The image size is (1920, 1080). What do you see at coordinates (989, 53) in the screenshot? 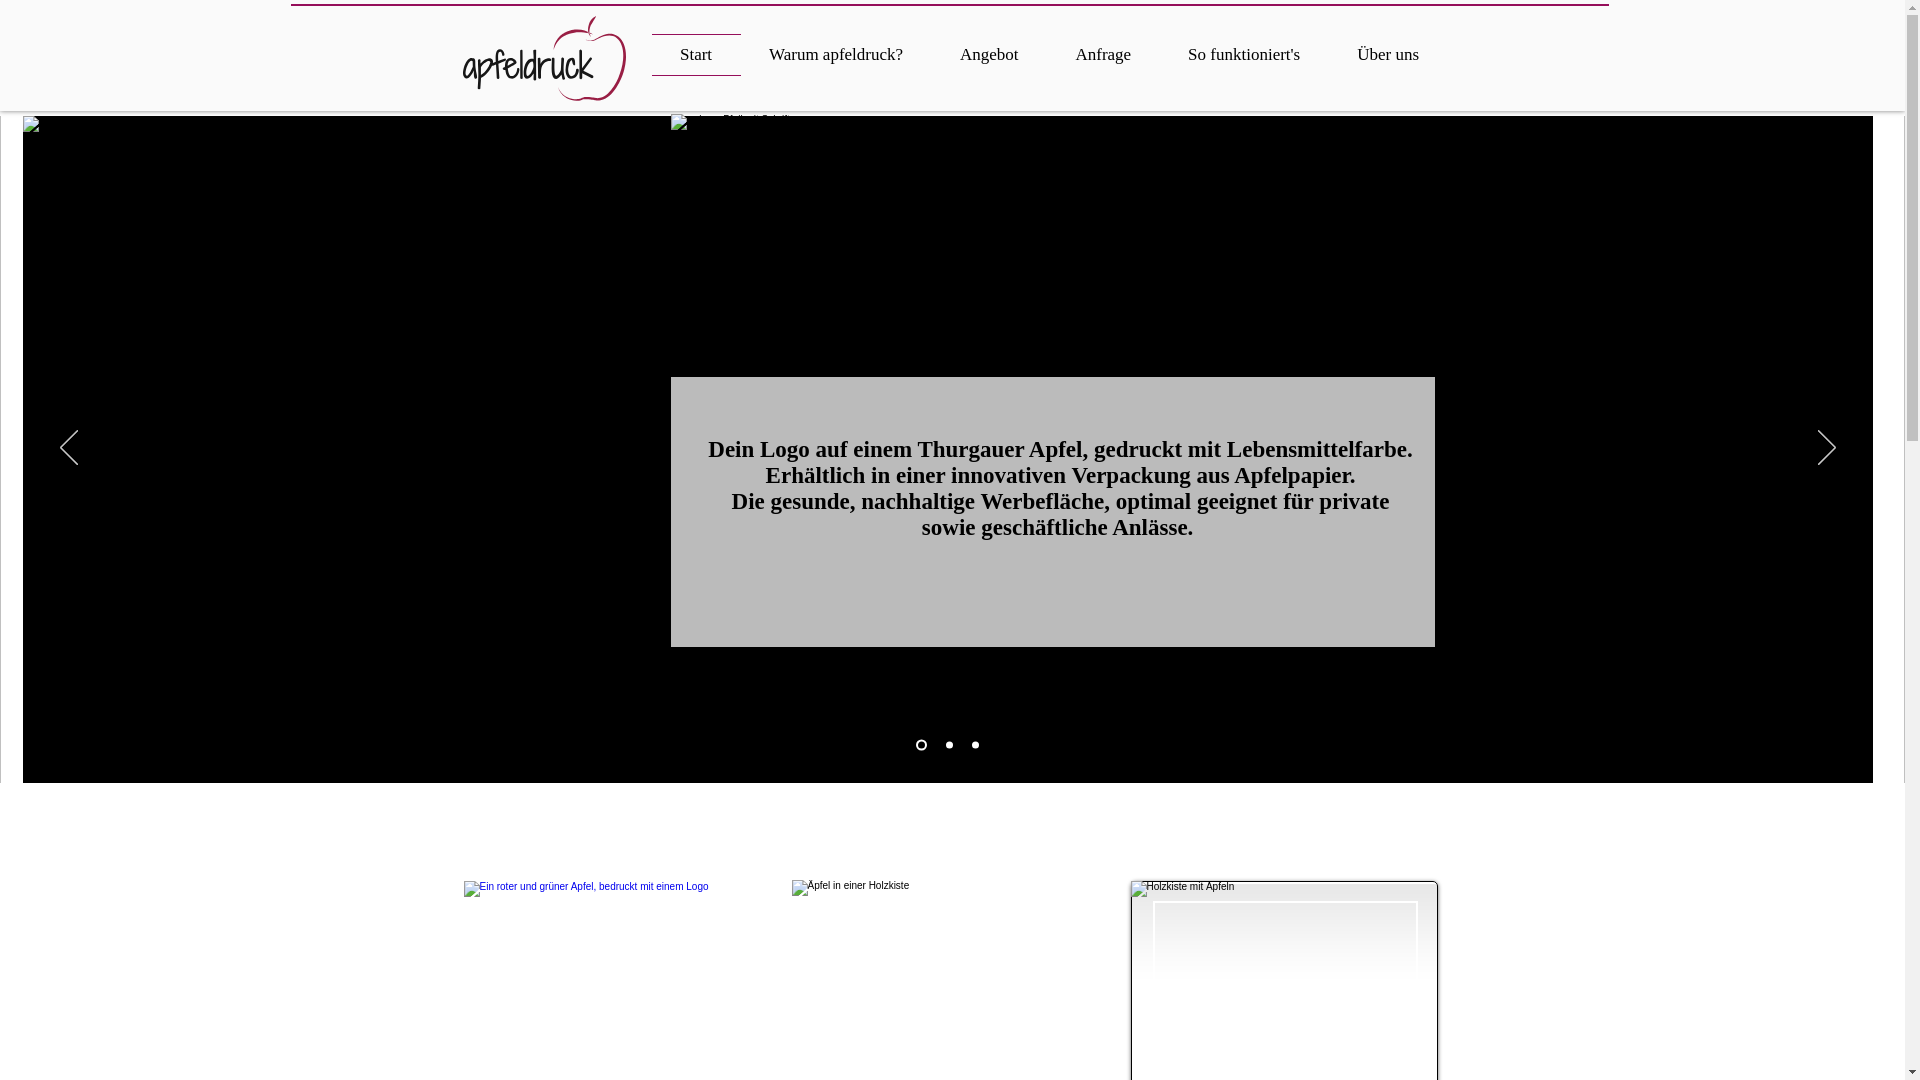
I see `'Angebot'` at bounding box center [989, 53].